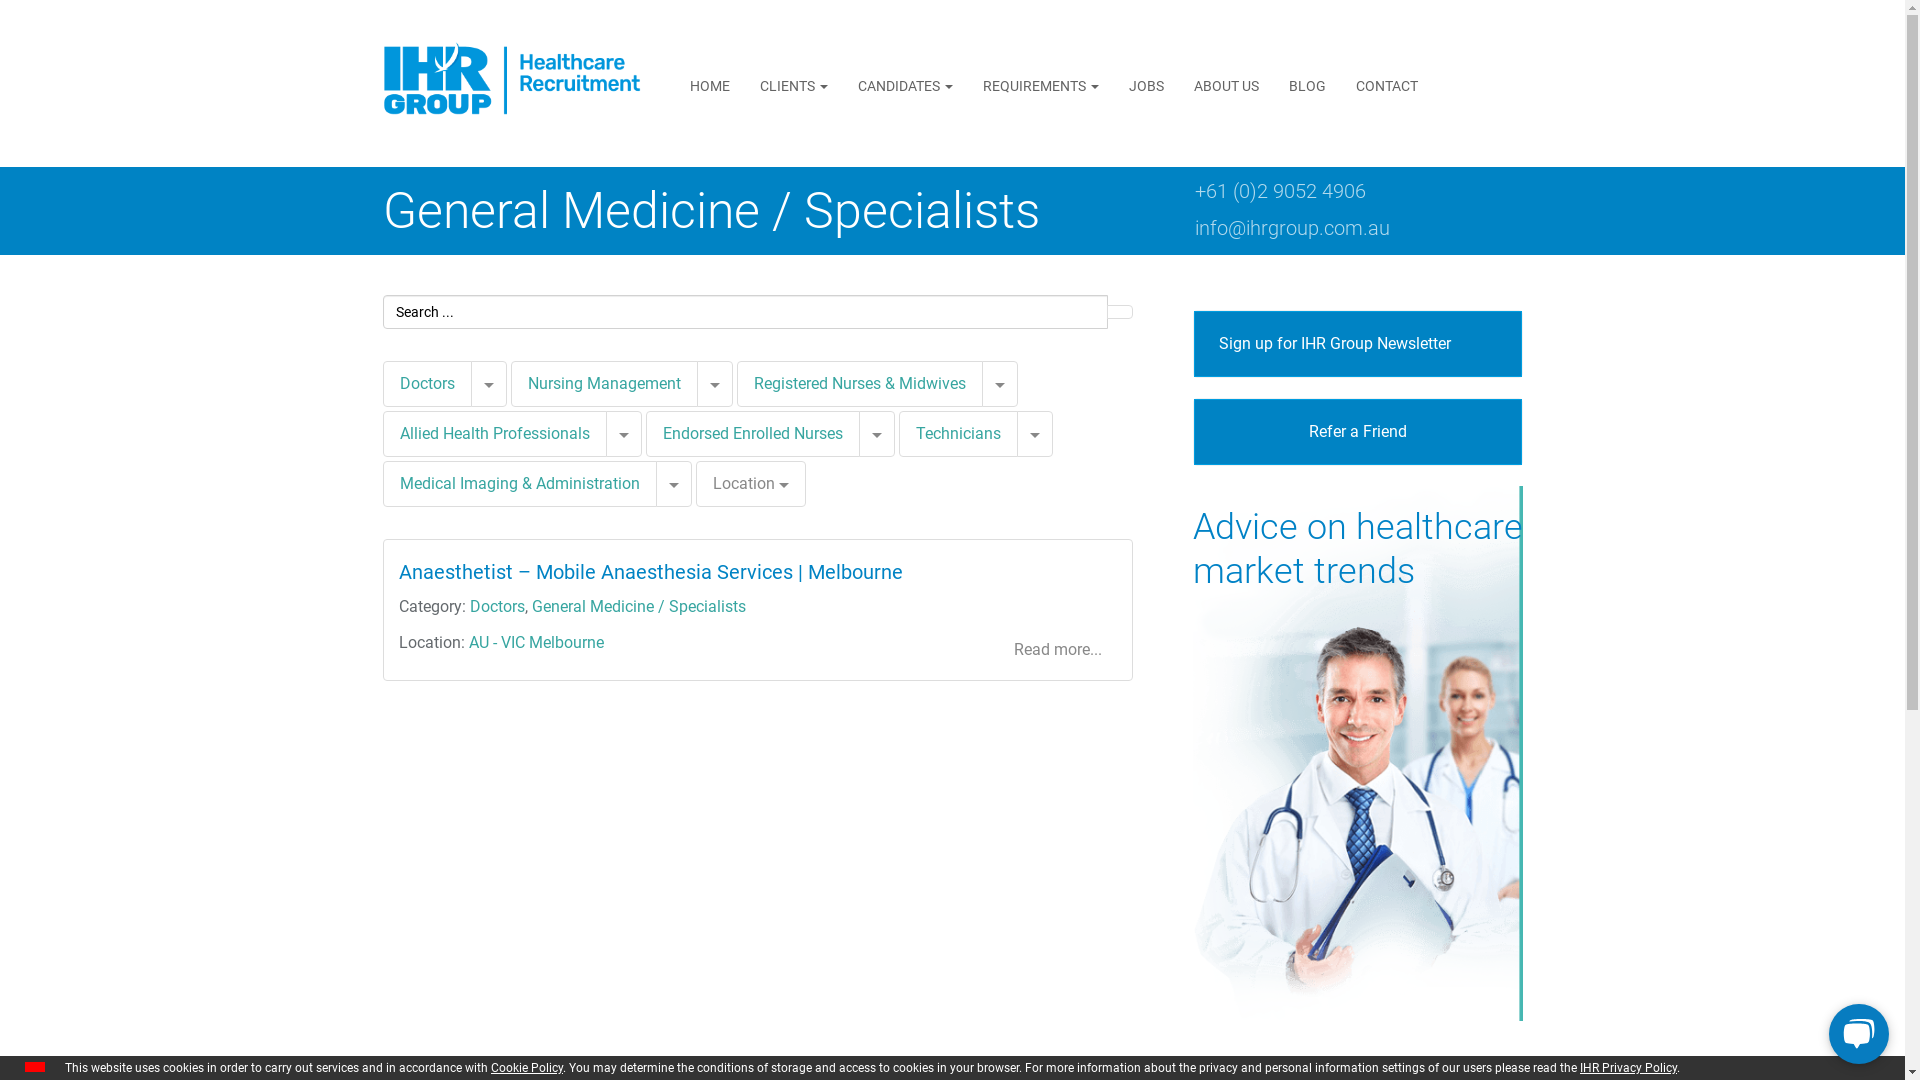 Image resolution: width=1920 pixels, height=1080 pixels. Describe the element at coordinates (1358, 431) in the screenshot. I see `'Refer a Friend'` at that location.